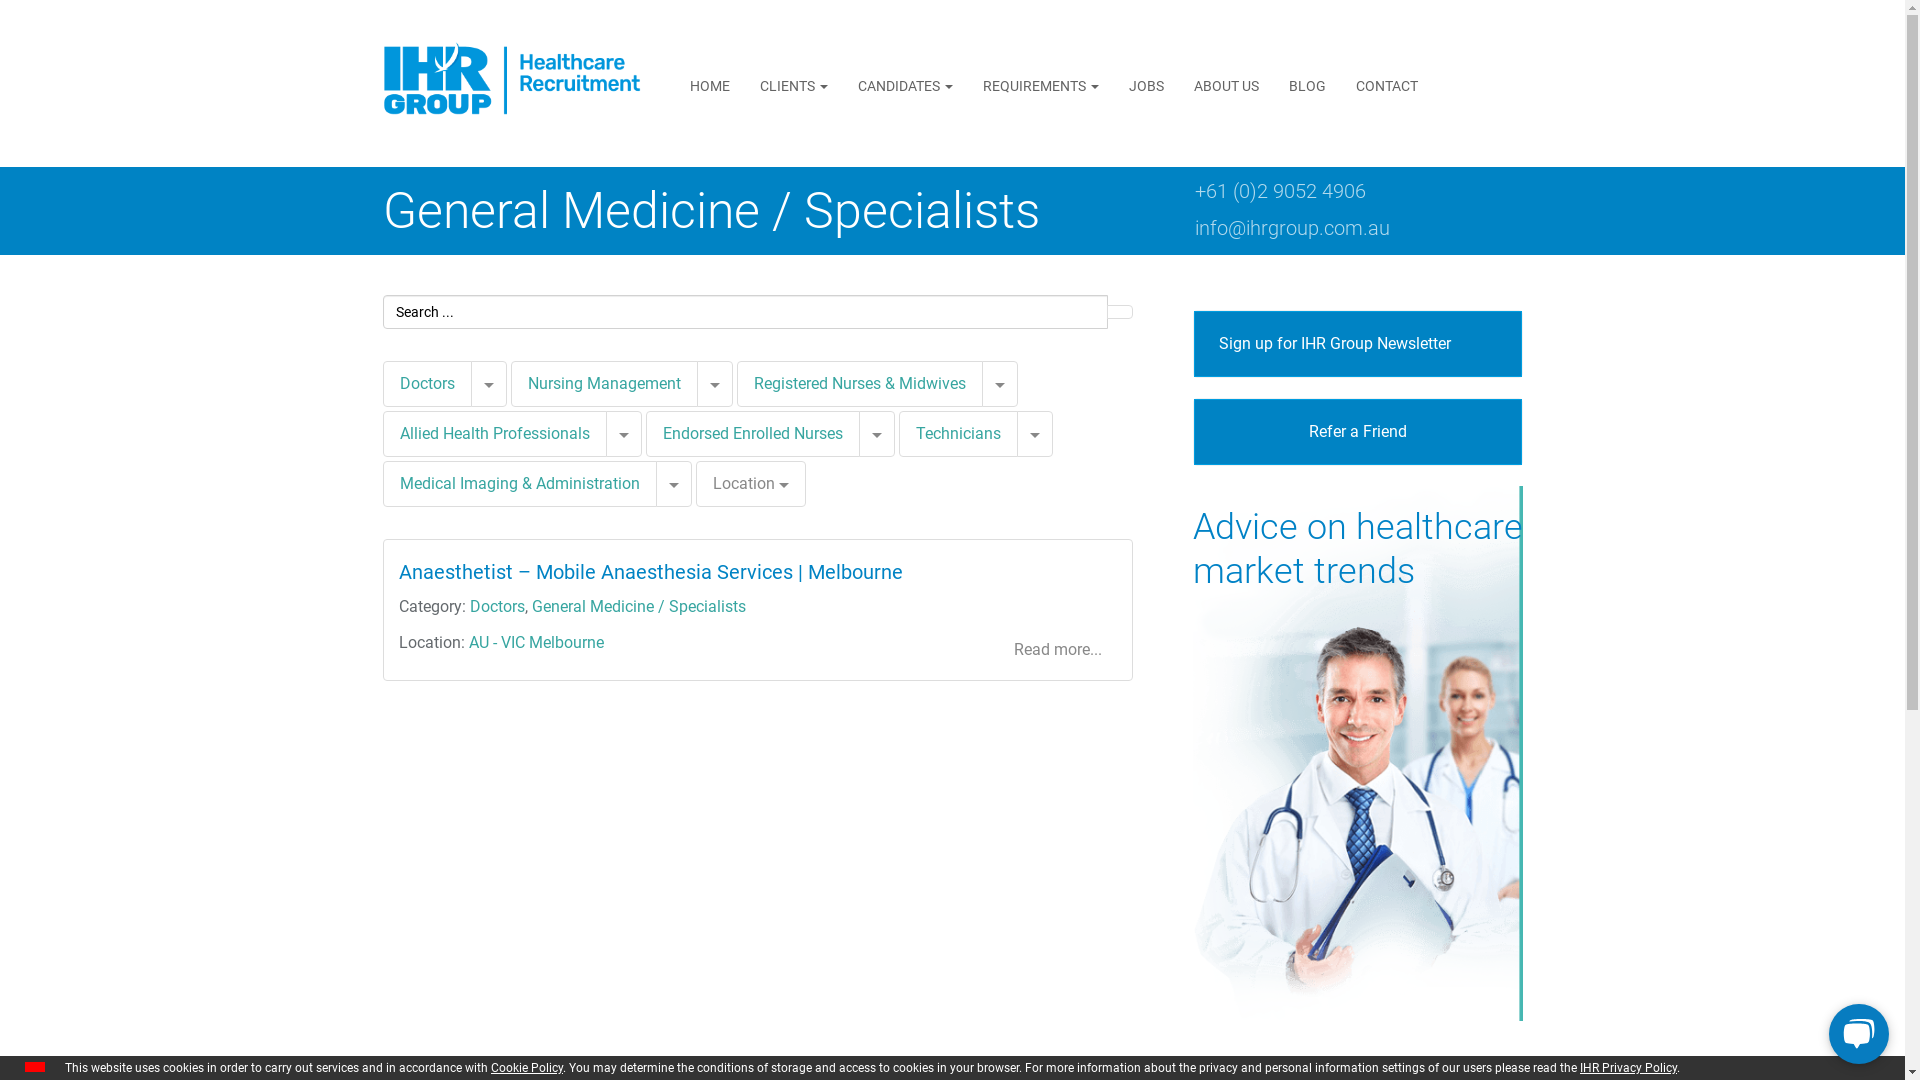 Image resolution: width=1920 pixels, height=1080 pixels. Describe the element at coordinates (1358, 431) in the screenshot. I see `'Refer a Friend'` at that location.